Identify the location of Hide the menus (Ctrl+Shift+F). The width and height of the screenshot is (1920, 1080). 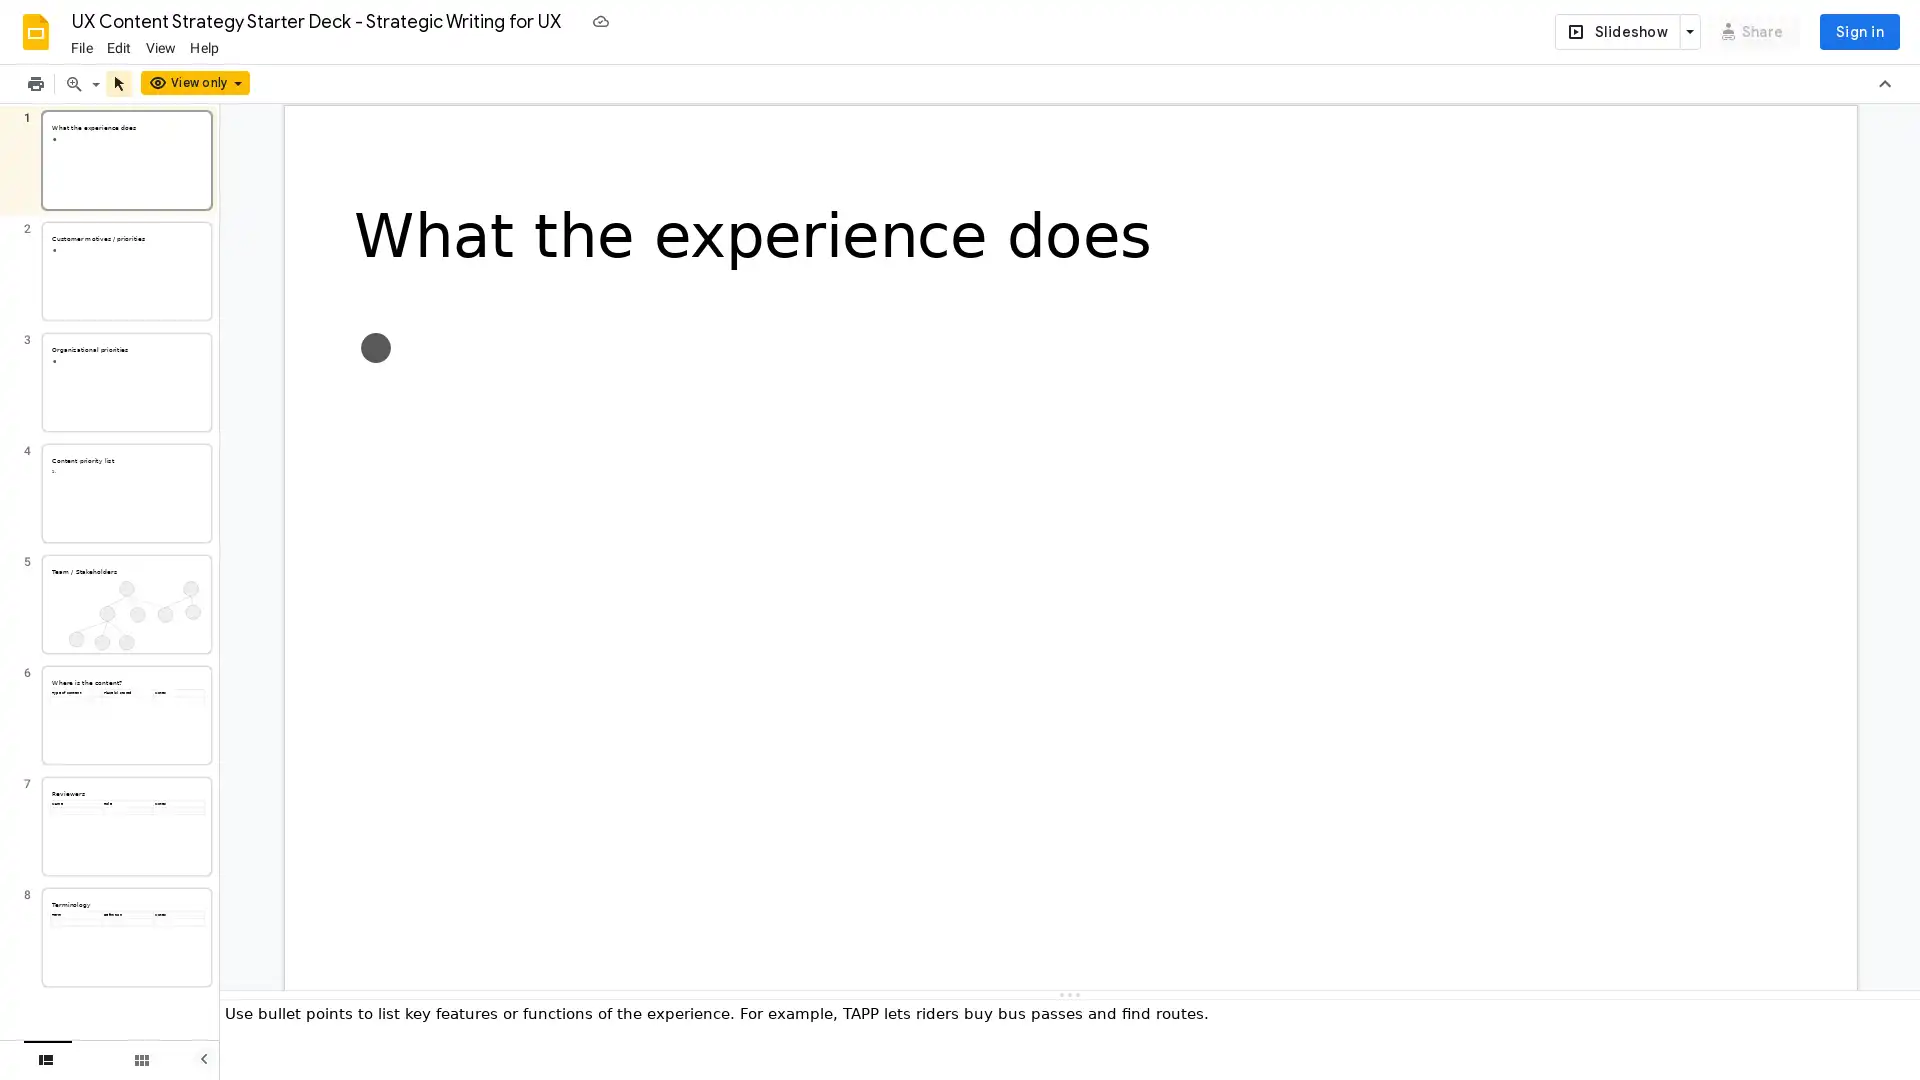
(1884, 83).